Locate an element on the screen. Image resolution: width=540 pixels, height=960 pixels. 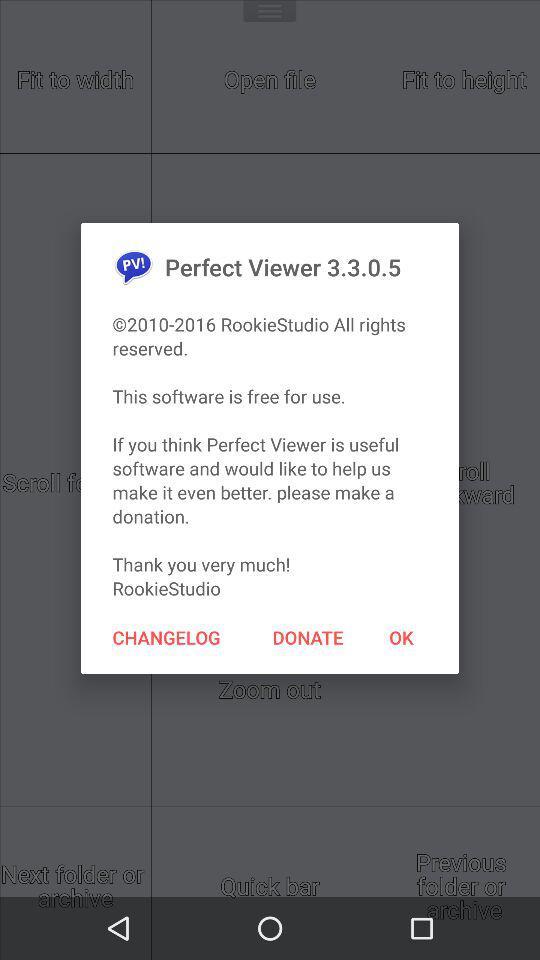
the item on the right is located at coordinates (401, 636).